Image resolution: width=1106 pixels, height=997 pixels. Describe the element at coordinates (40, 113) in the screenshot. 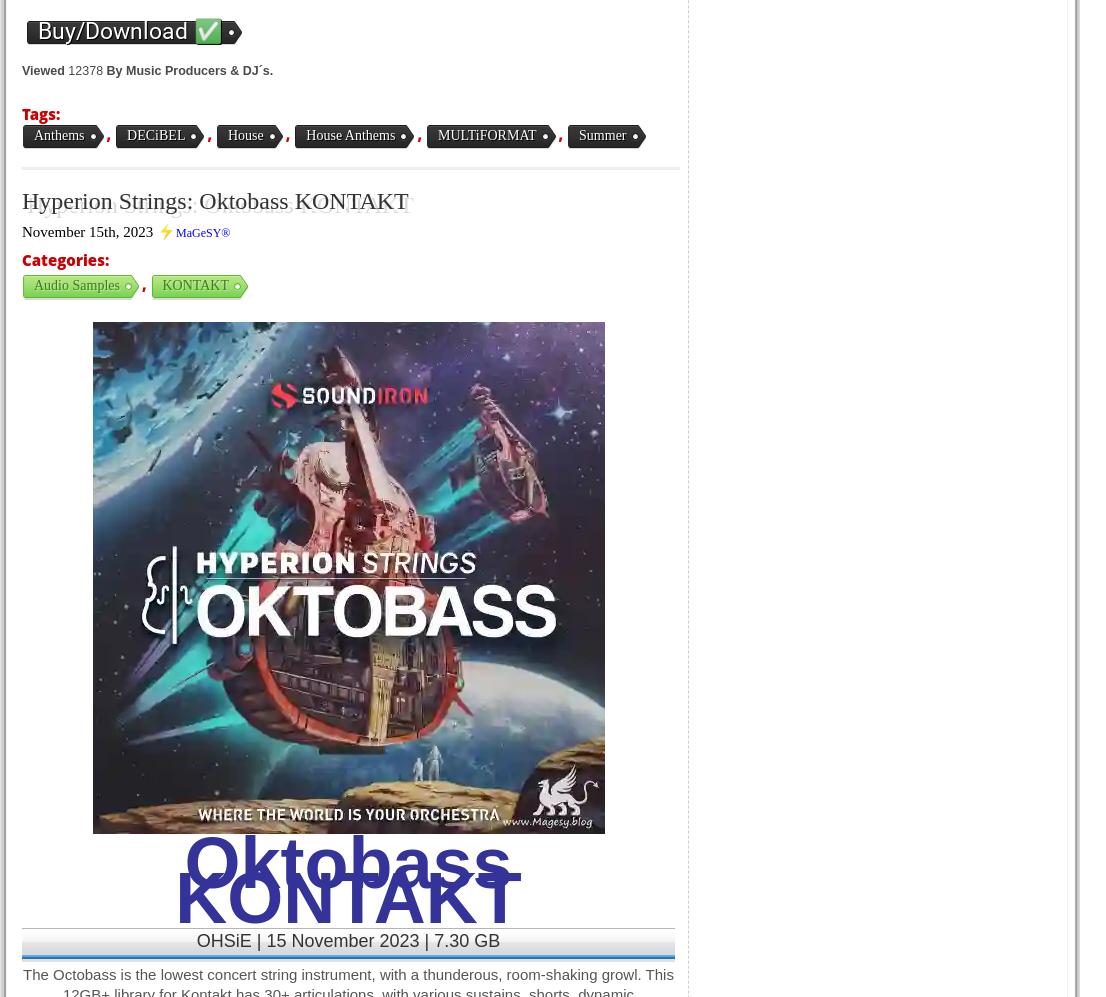

I see `'Tags:'` at that location.